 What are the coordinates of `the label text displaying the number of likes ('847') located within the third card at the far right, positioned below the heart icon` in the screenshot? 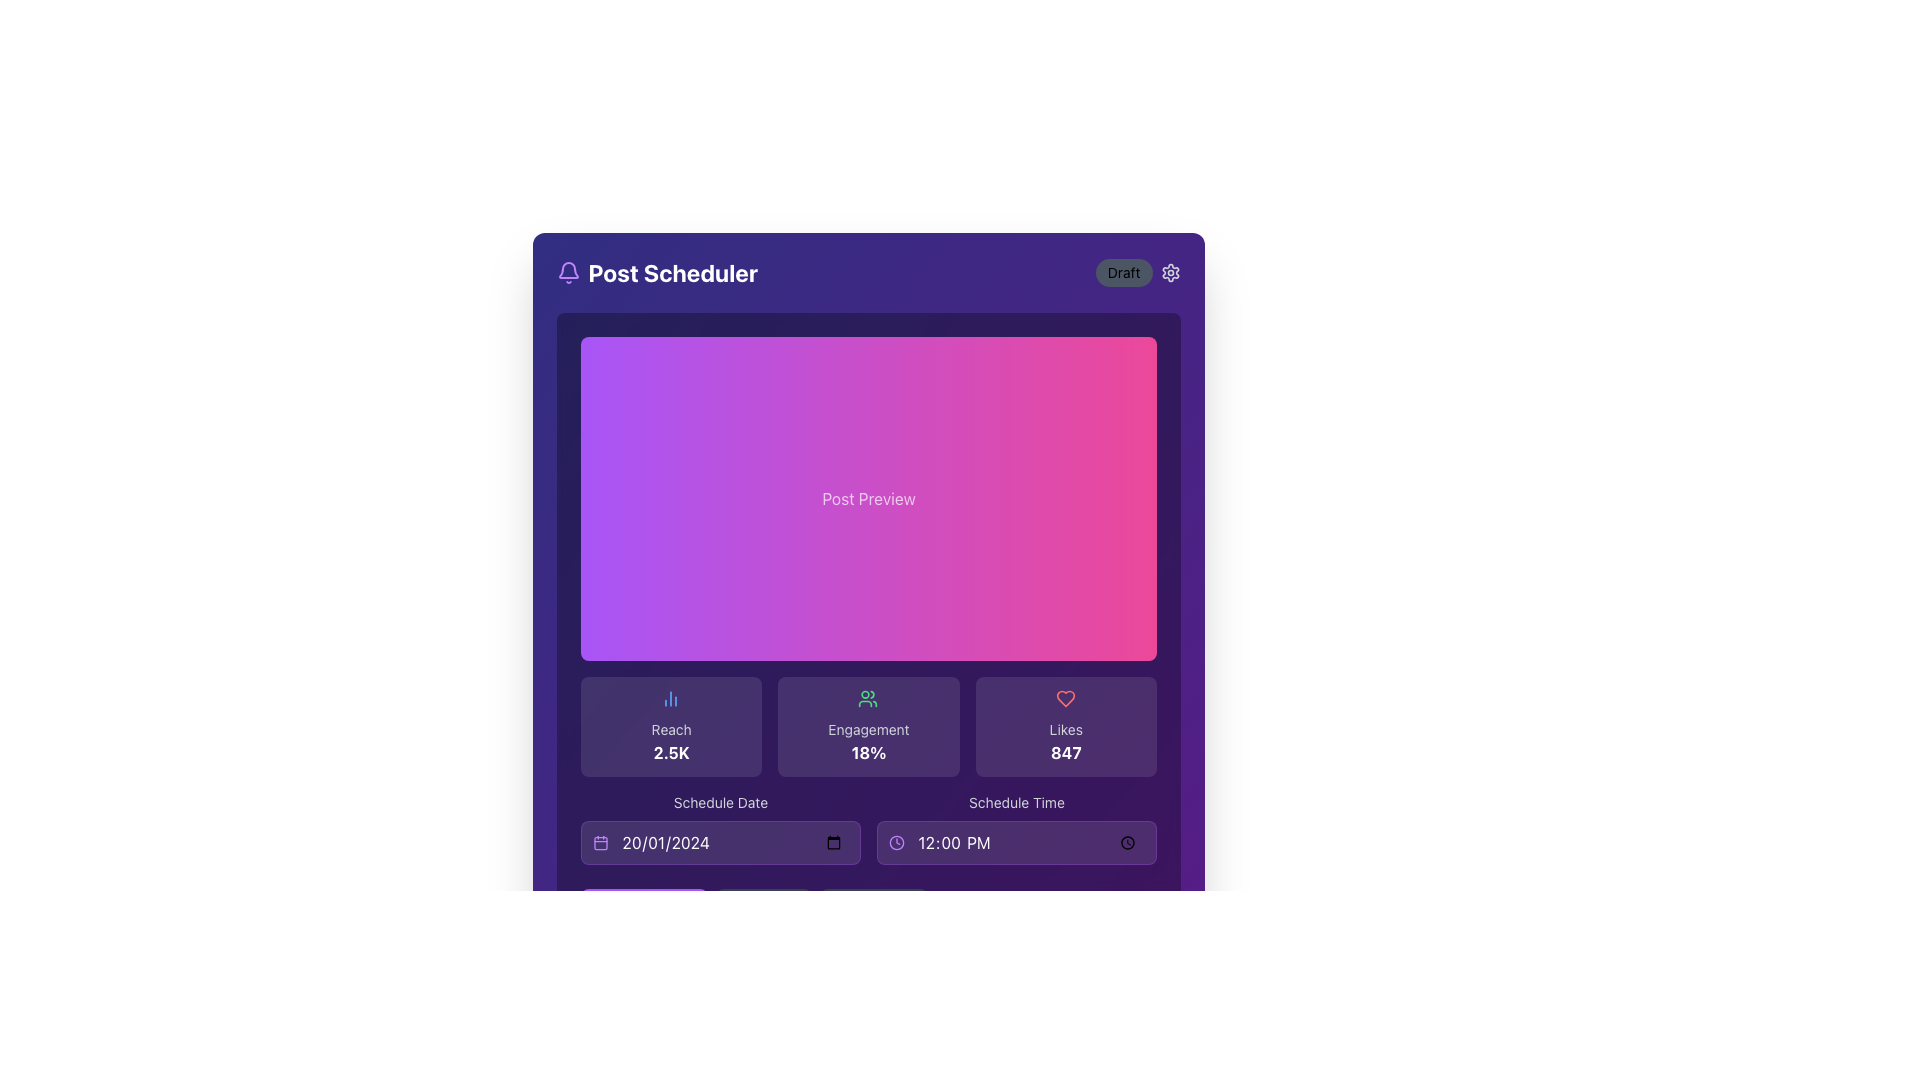 It's located at (1064, 729).